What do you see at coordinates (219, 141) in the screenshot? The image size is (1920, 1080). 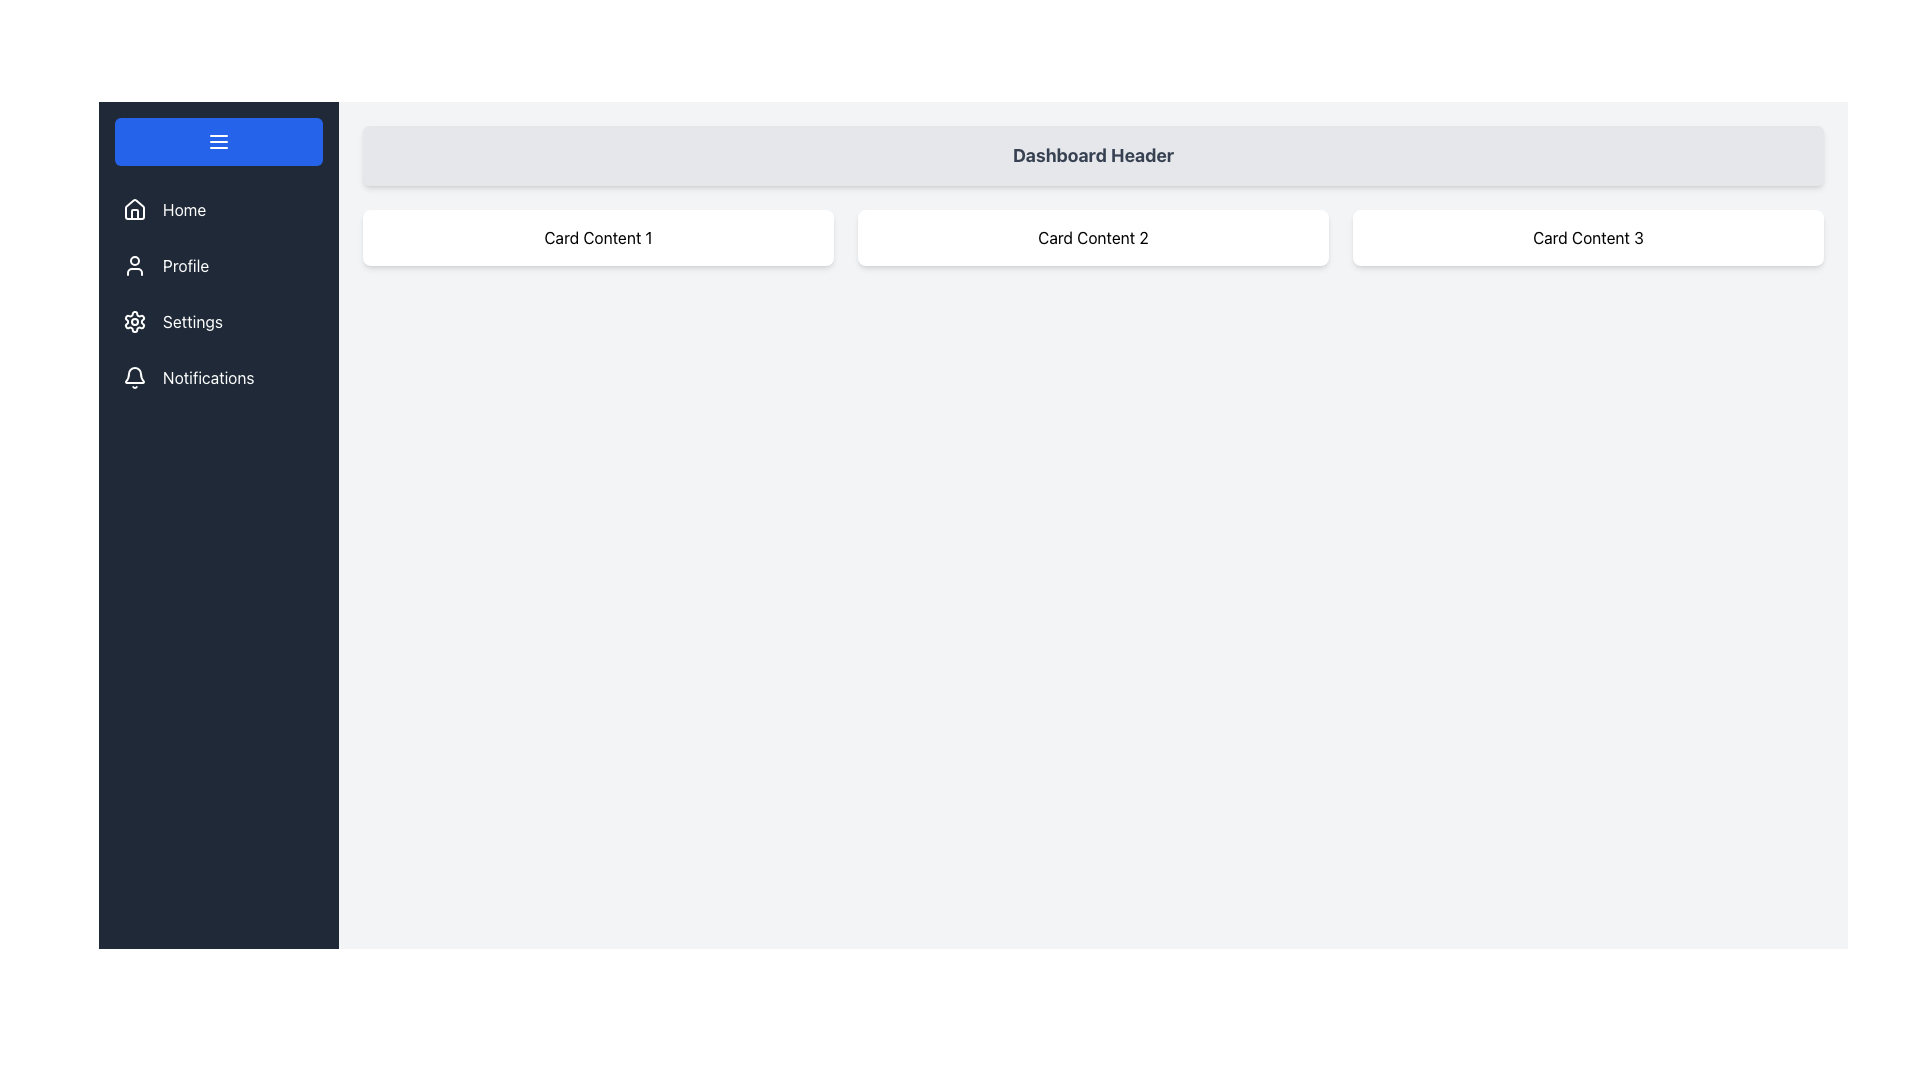 I see `the icon located at the topmost button of the sidebar with a blue background for additional visual feedback` at bounding box center [219, 141].